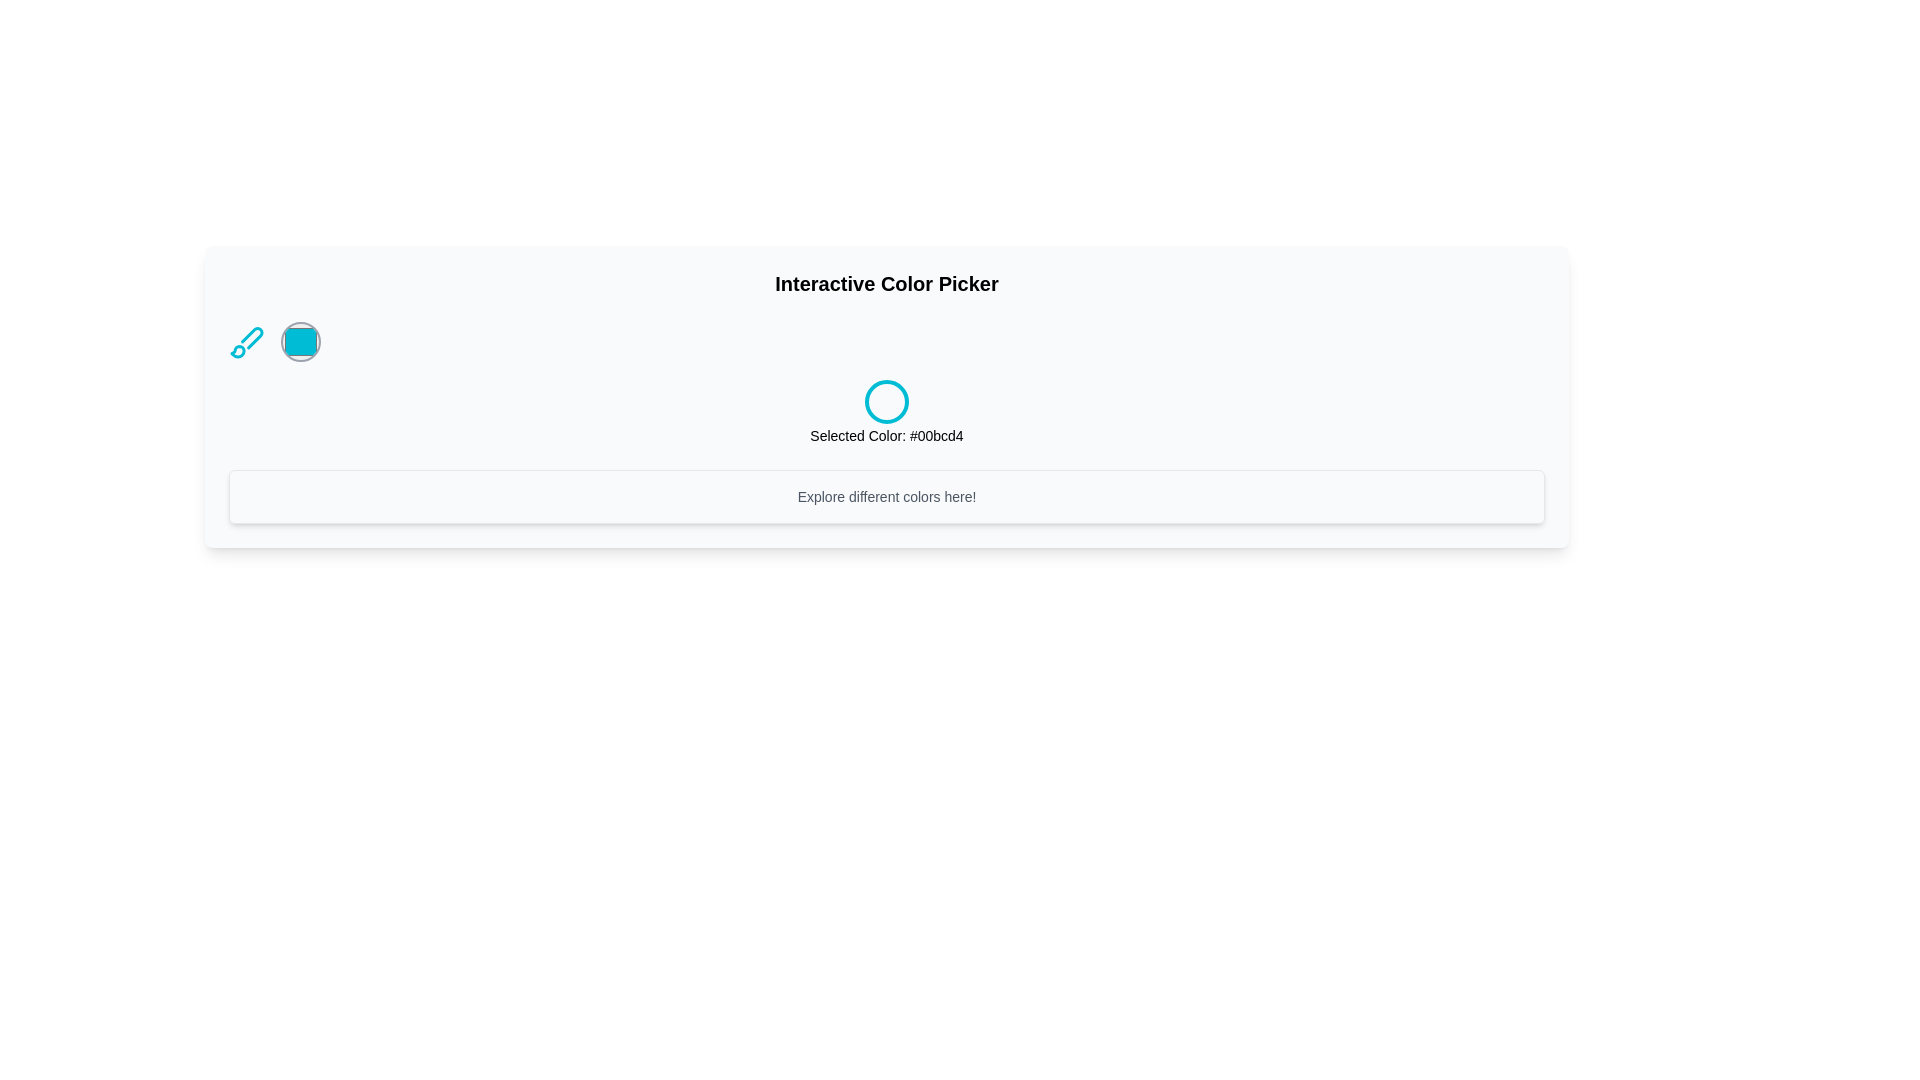  What do you see at coordinates (886, 411) in the screenshot?
I see `text from the informational display element that shows the currently selected color, which is represented by a light blue circle and a color code text, located centrally below the toolbar area` at bounding box center [886, 411].